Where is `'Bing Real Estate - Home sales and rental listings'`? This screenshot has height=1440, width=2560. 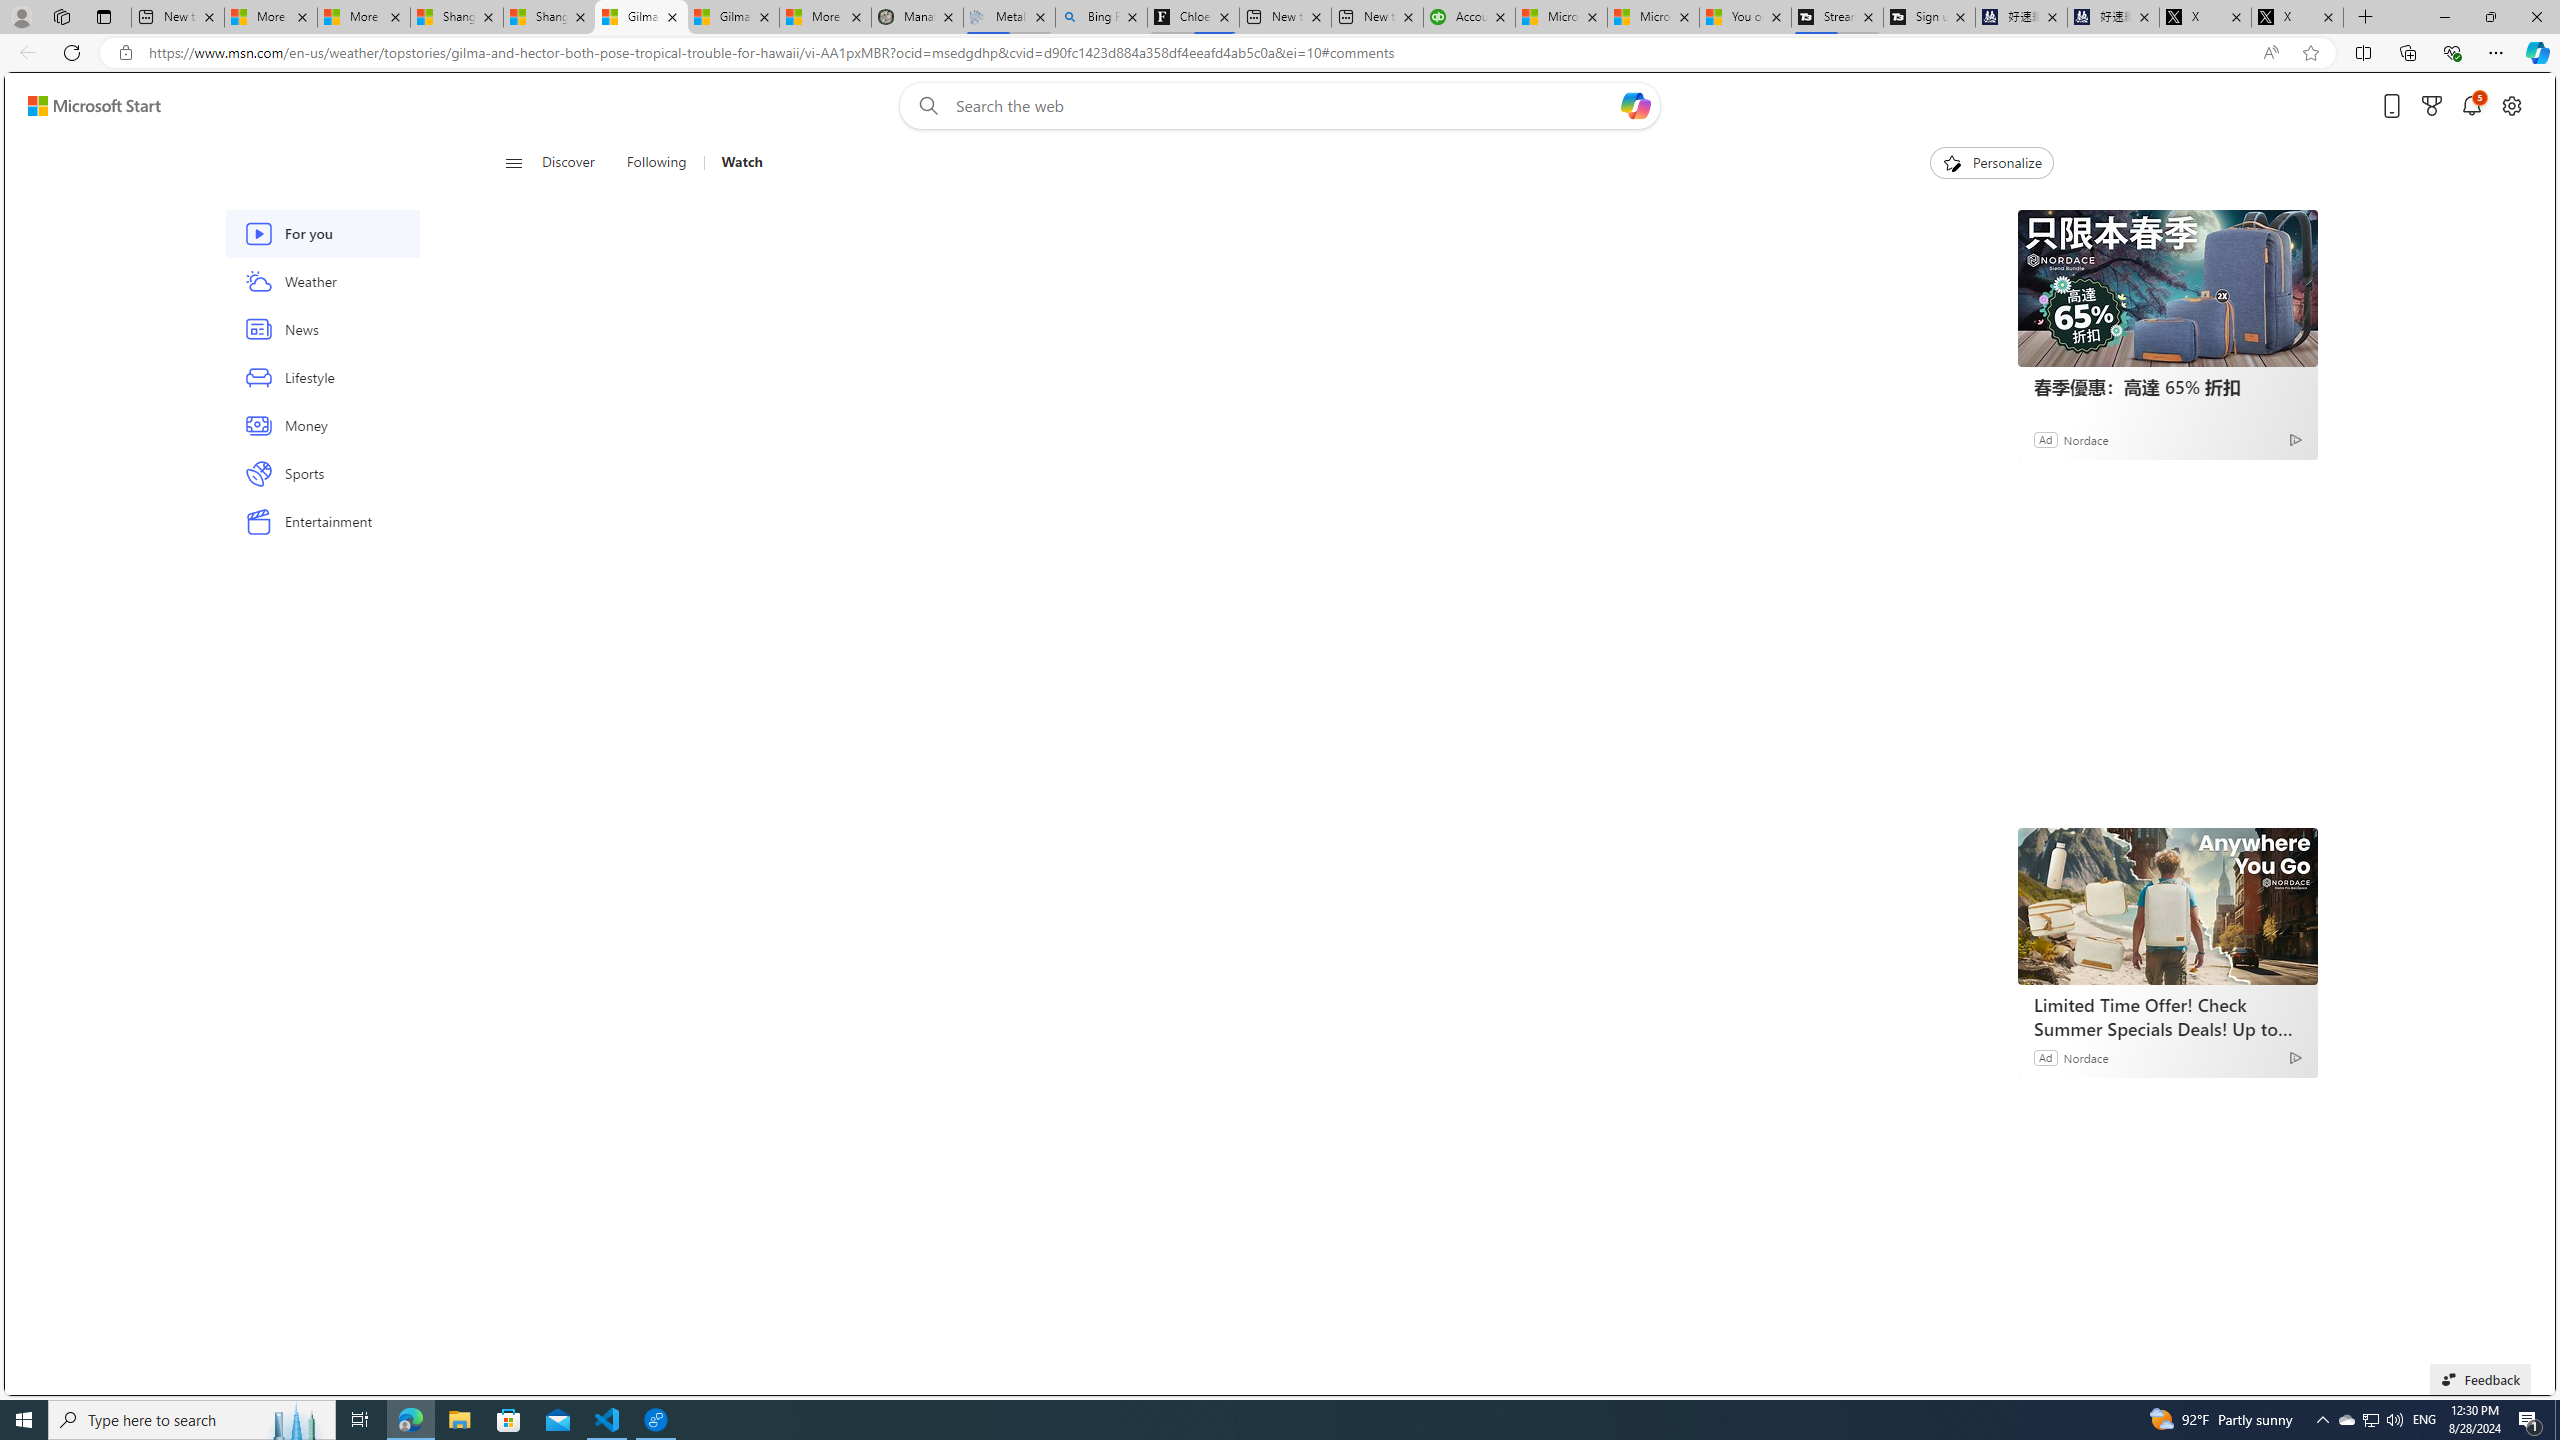
'Bing Real Estate - Home sales and rental listings' is located at coordinates (1101, 16).